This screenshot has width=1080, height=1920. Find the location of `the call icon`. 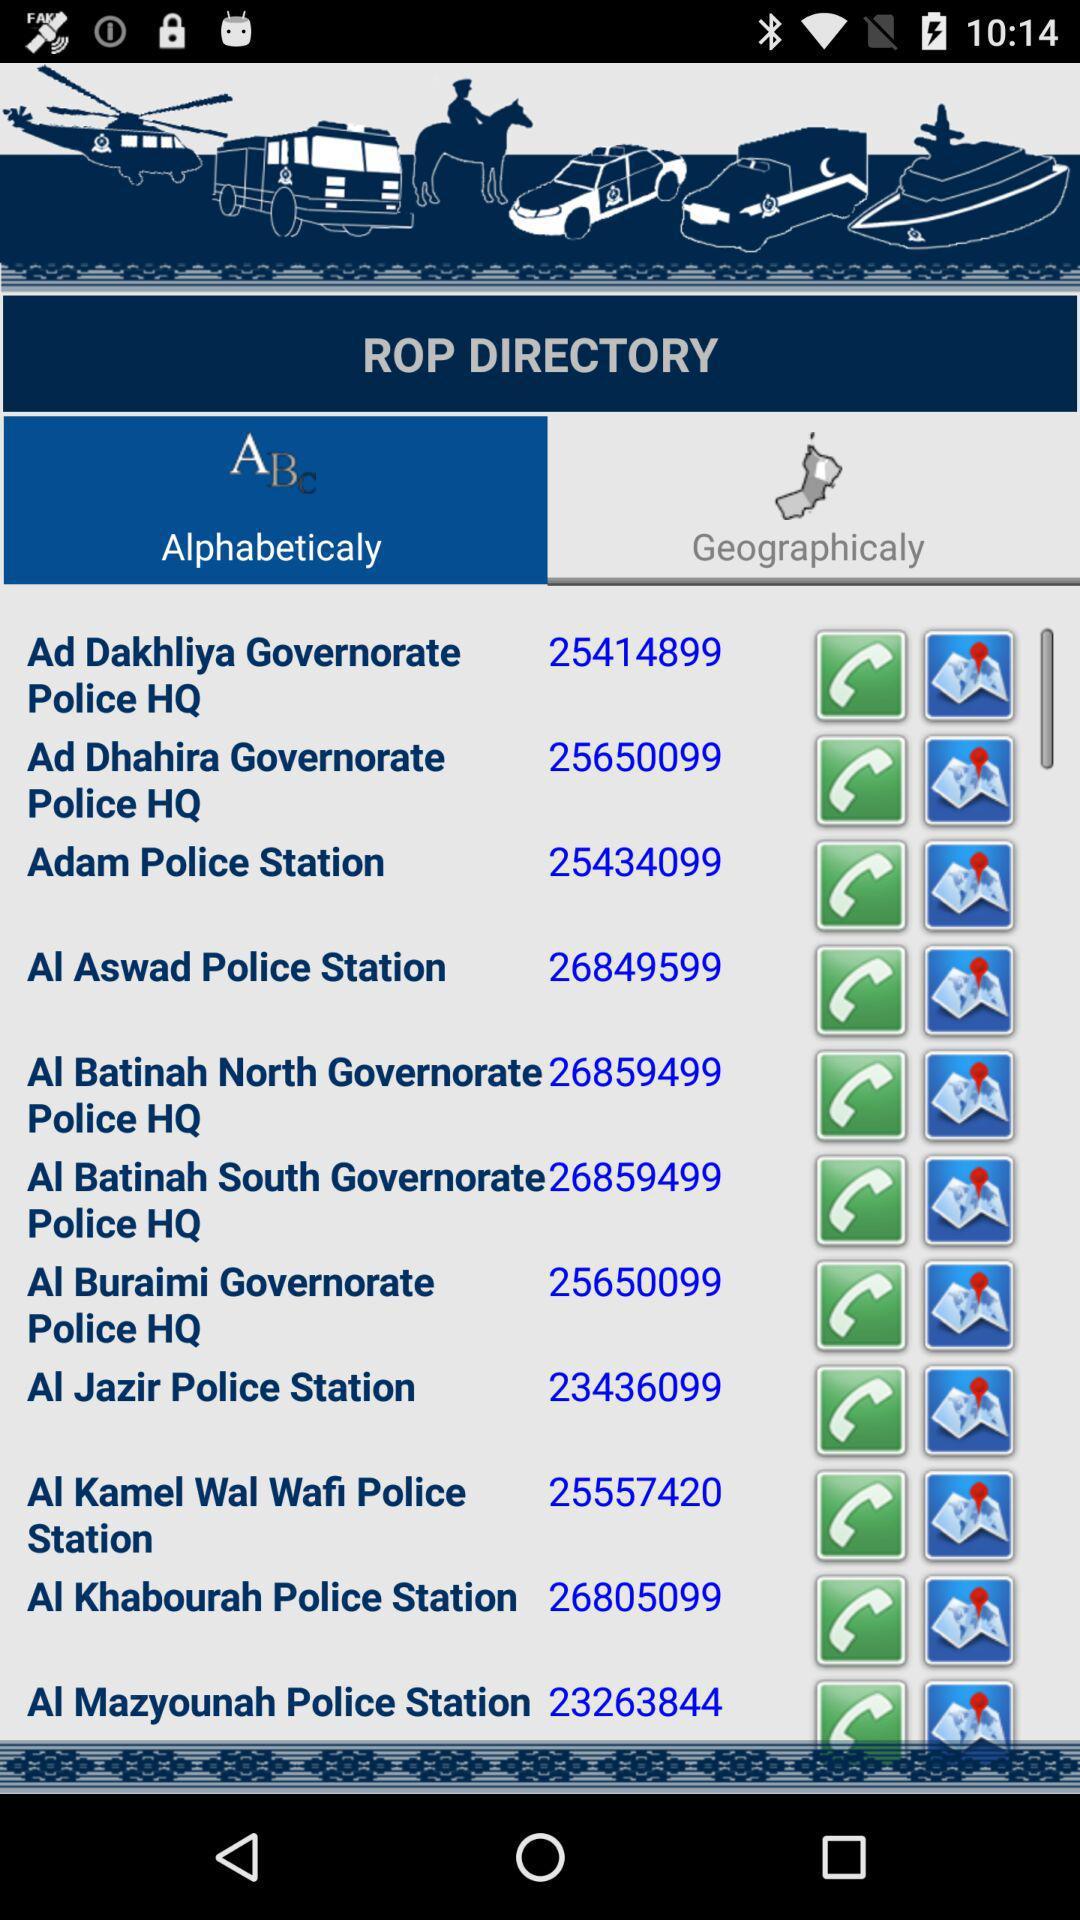

the call icon is located at coordinates (859, 836).